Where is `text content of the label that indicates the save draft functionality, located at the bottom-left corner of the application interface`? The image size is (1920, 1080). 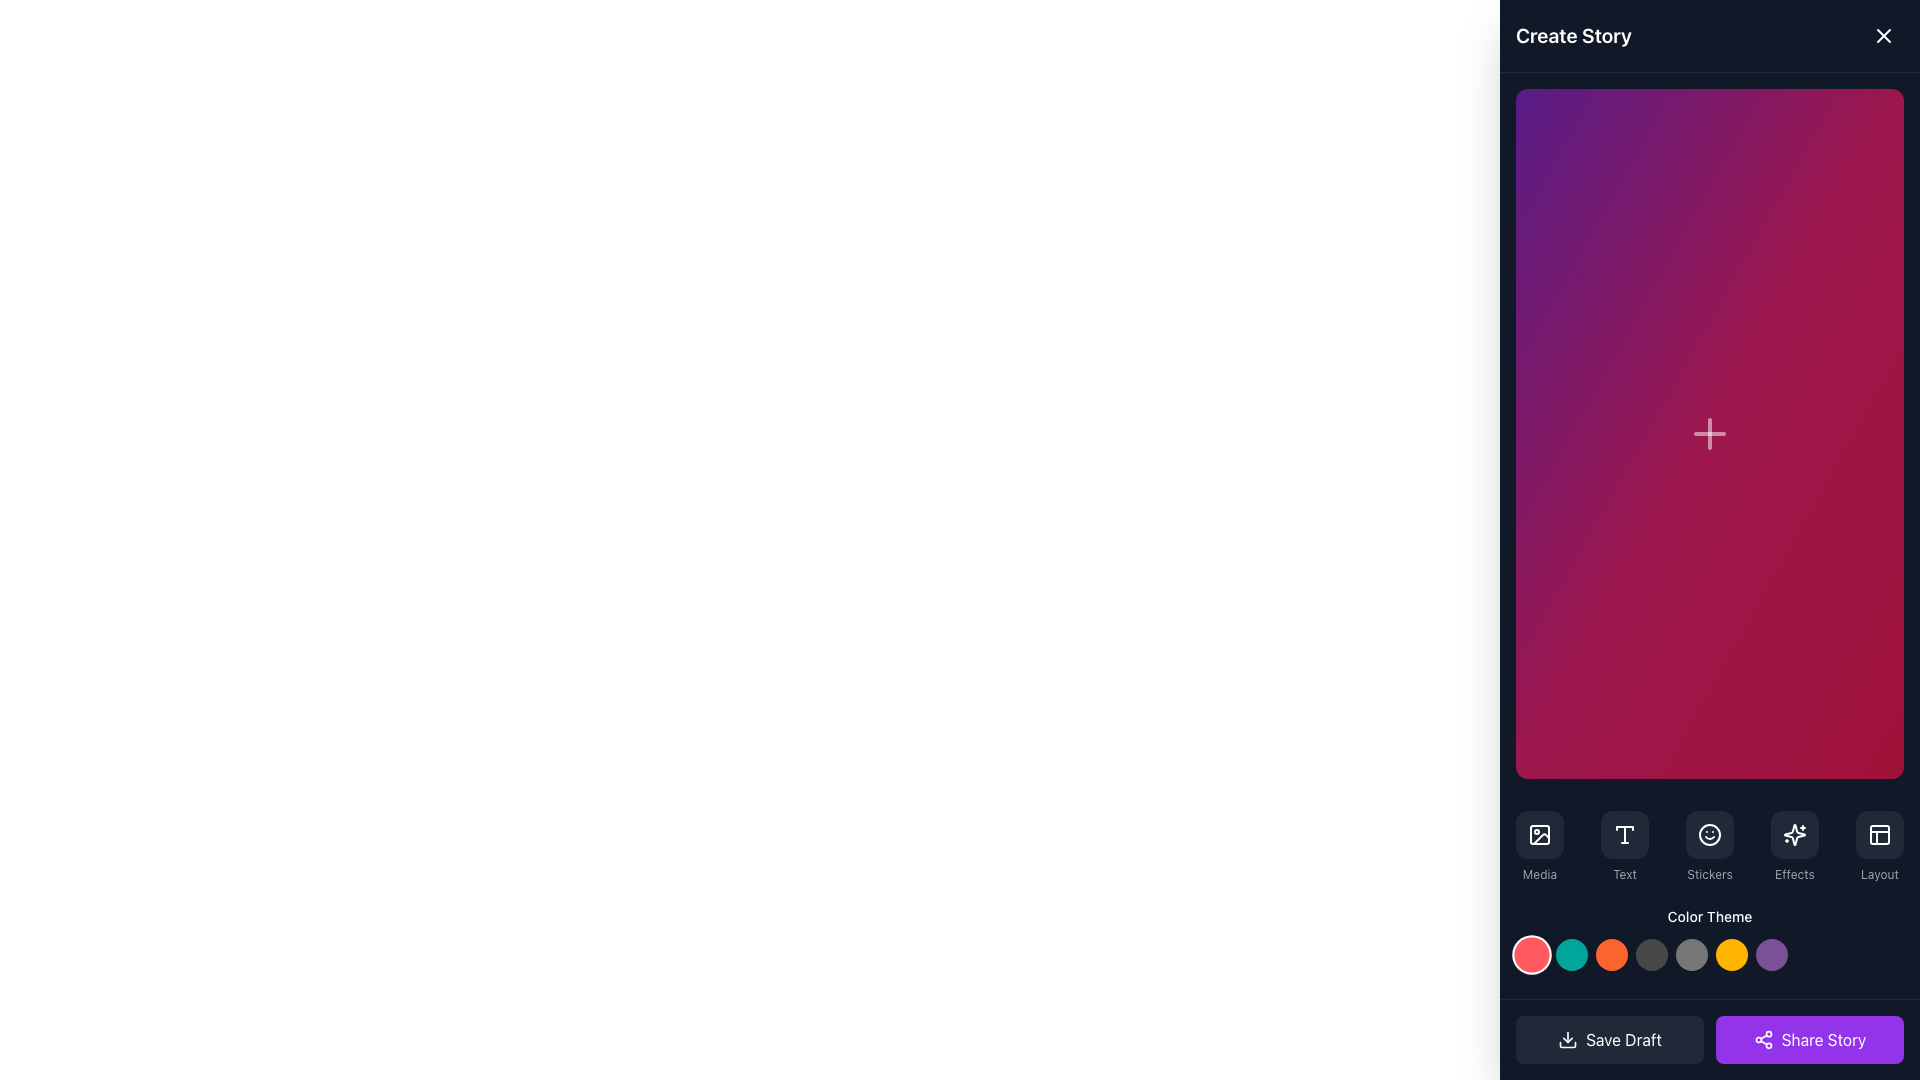 text content of the label that indicates the save draft functionality, located at the bottom-left corner of the application interface is located at coordinates (1623, 1039).